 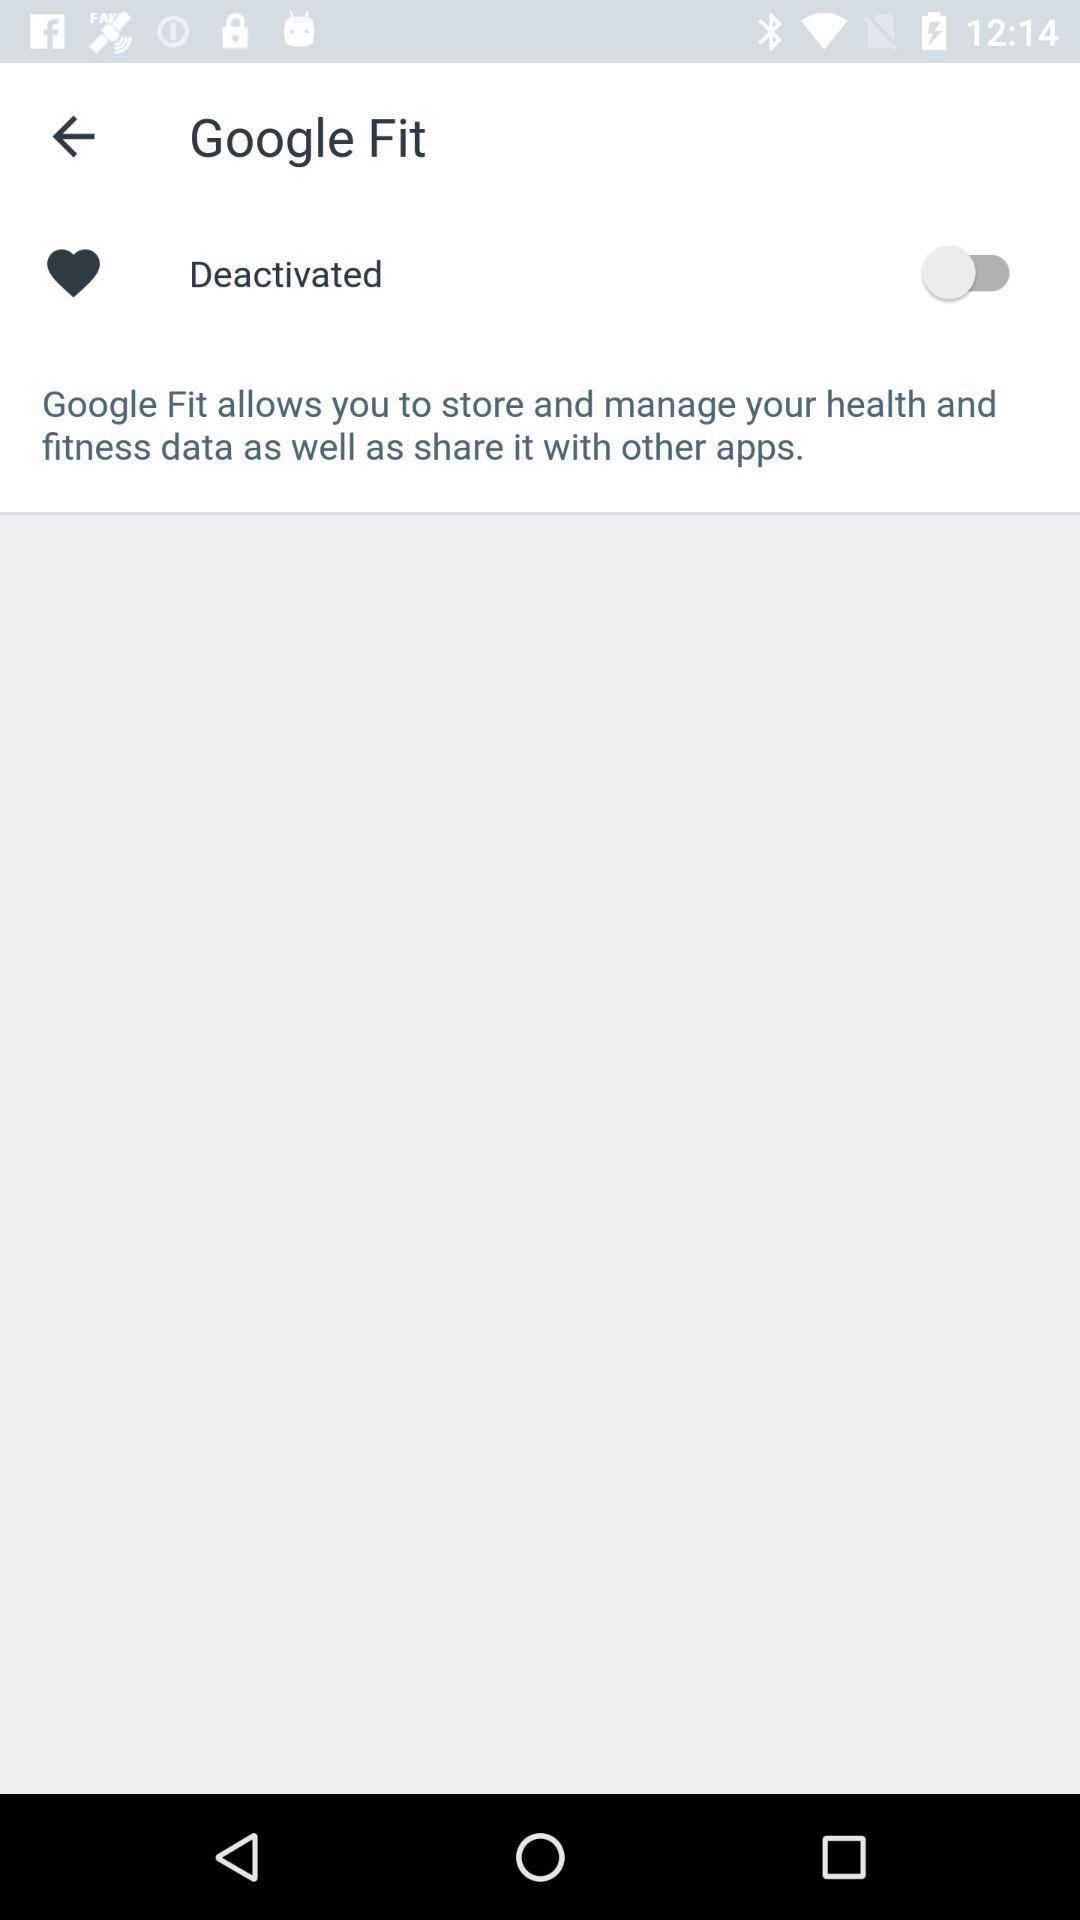 What do you see at coordinates (974, 271) in the screenshot?
I see `the icon above the google fit allows` at bounding box center [974, 271].